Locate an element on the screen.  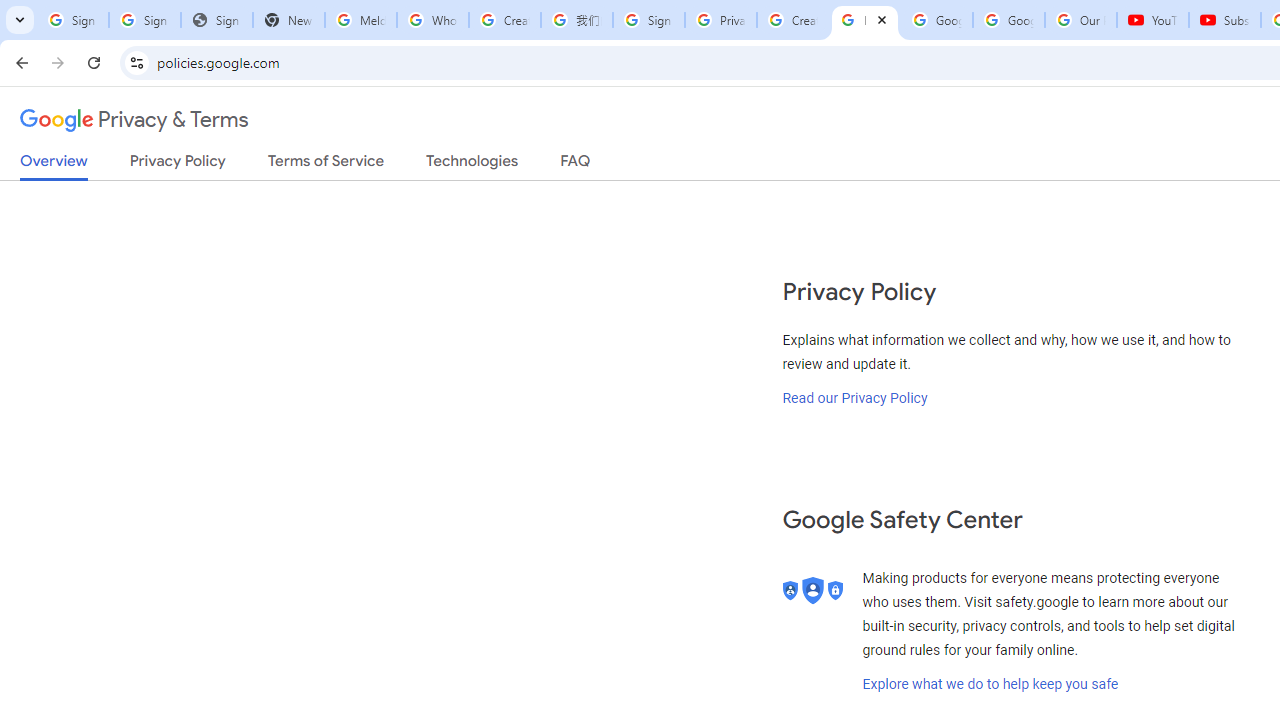
'Create your Google Account' is located at coordinates (791, 20).